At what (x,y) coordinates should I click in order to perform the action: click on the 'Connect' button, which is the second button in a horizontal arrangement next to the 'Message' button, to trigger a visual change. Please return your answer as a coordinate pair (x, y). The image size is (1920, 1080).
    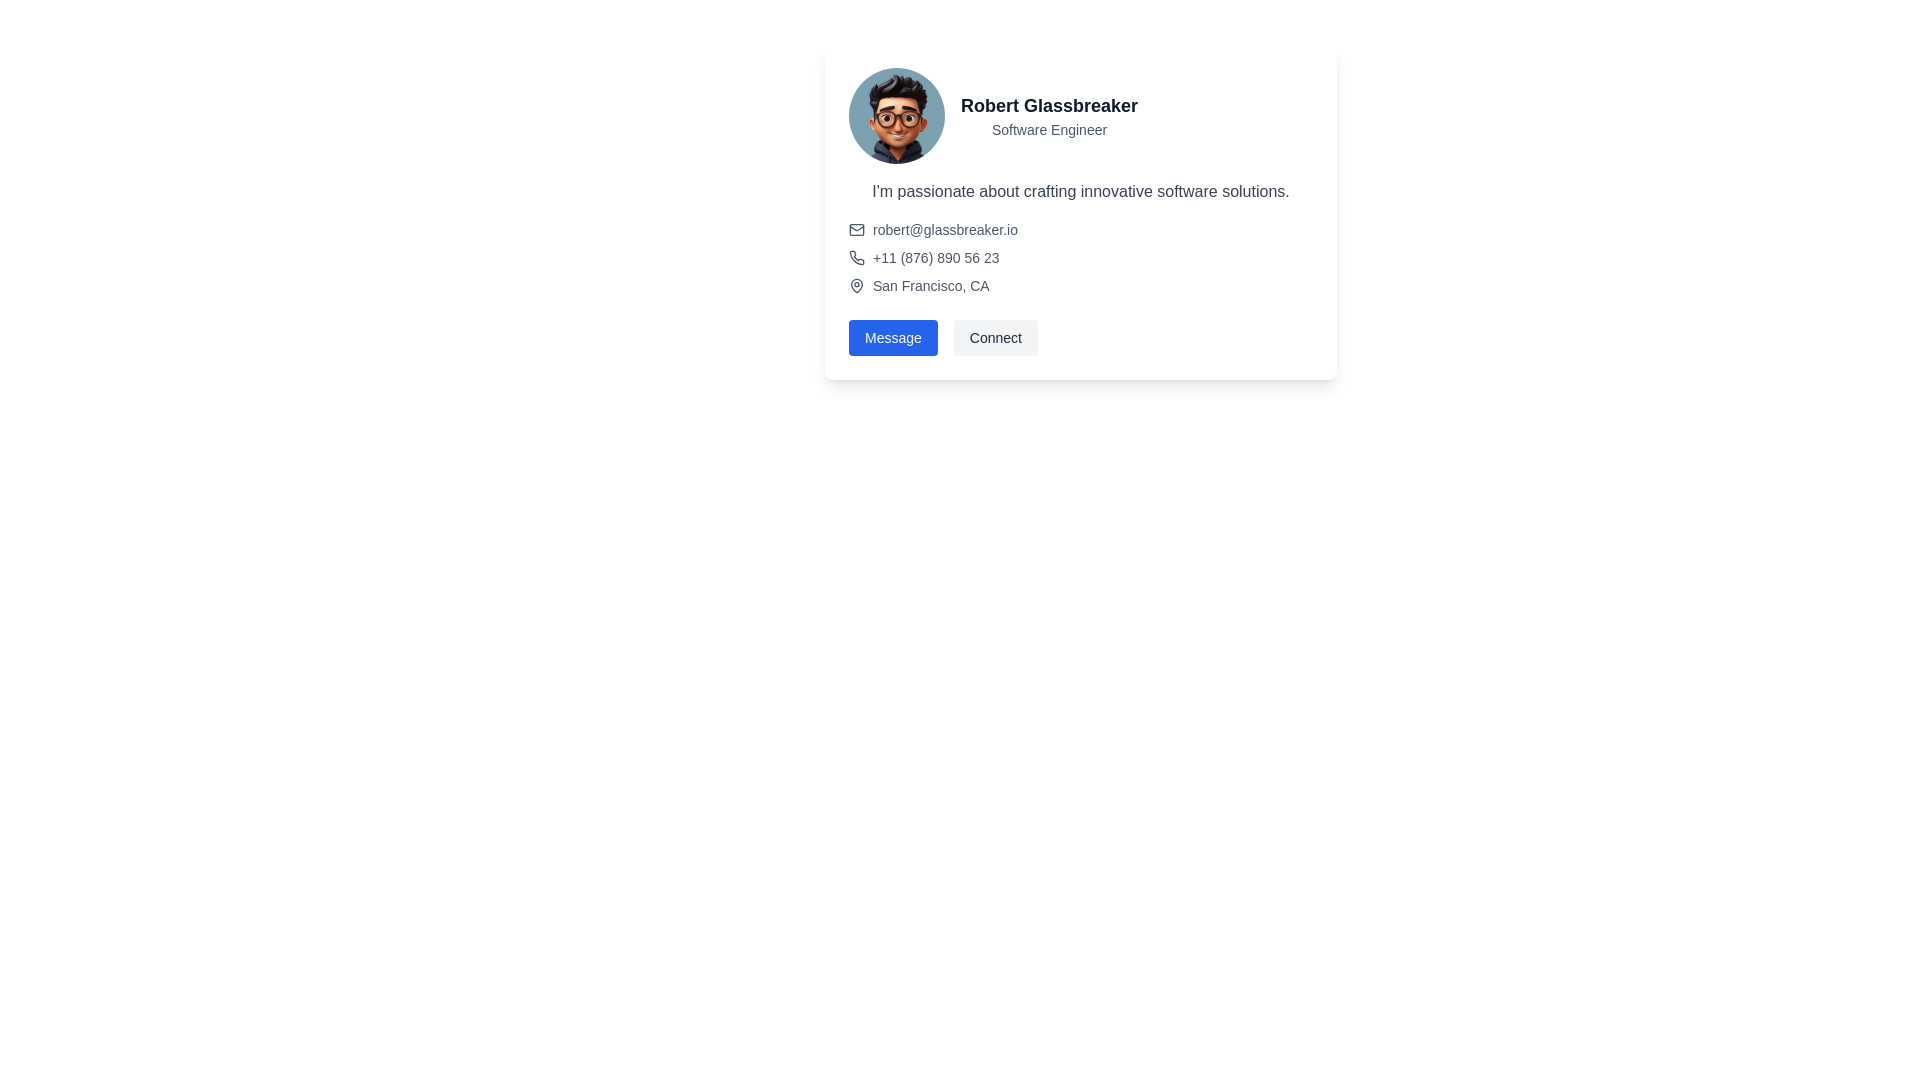
    Looking at the image, I should click on (995, 337).